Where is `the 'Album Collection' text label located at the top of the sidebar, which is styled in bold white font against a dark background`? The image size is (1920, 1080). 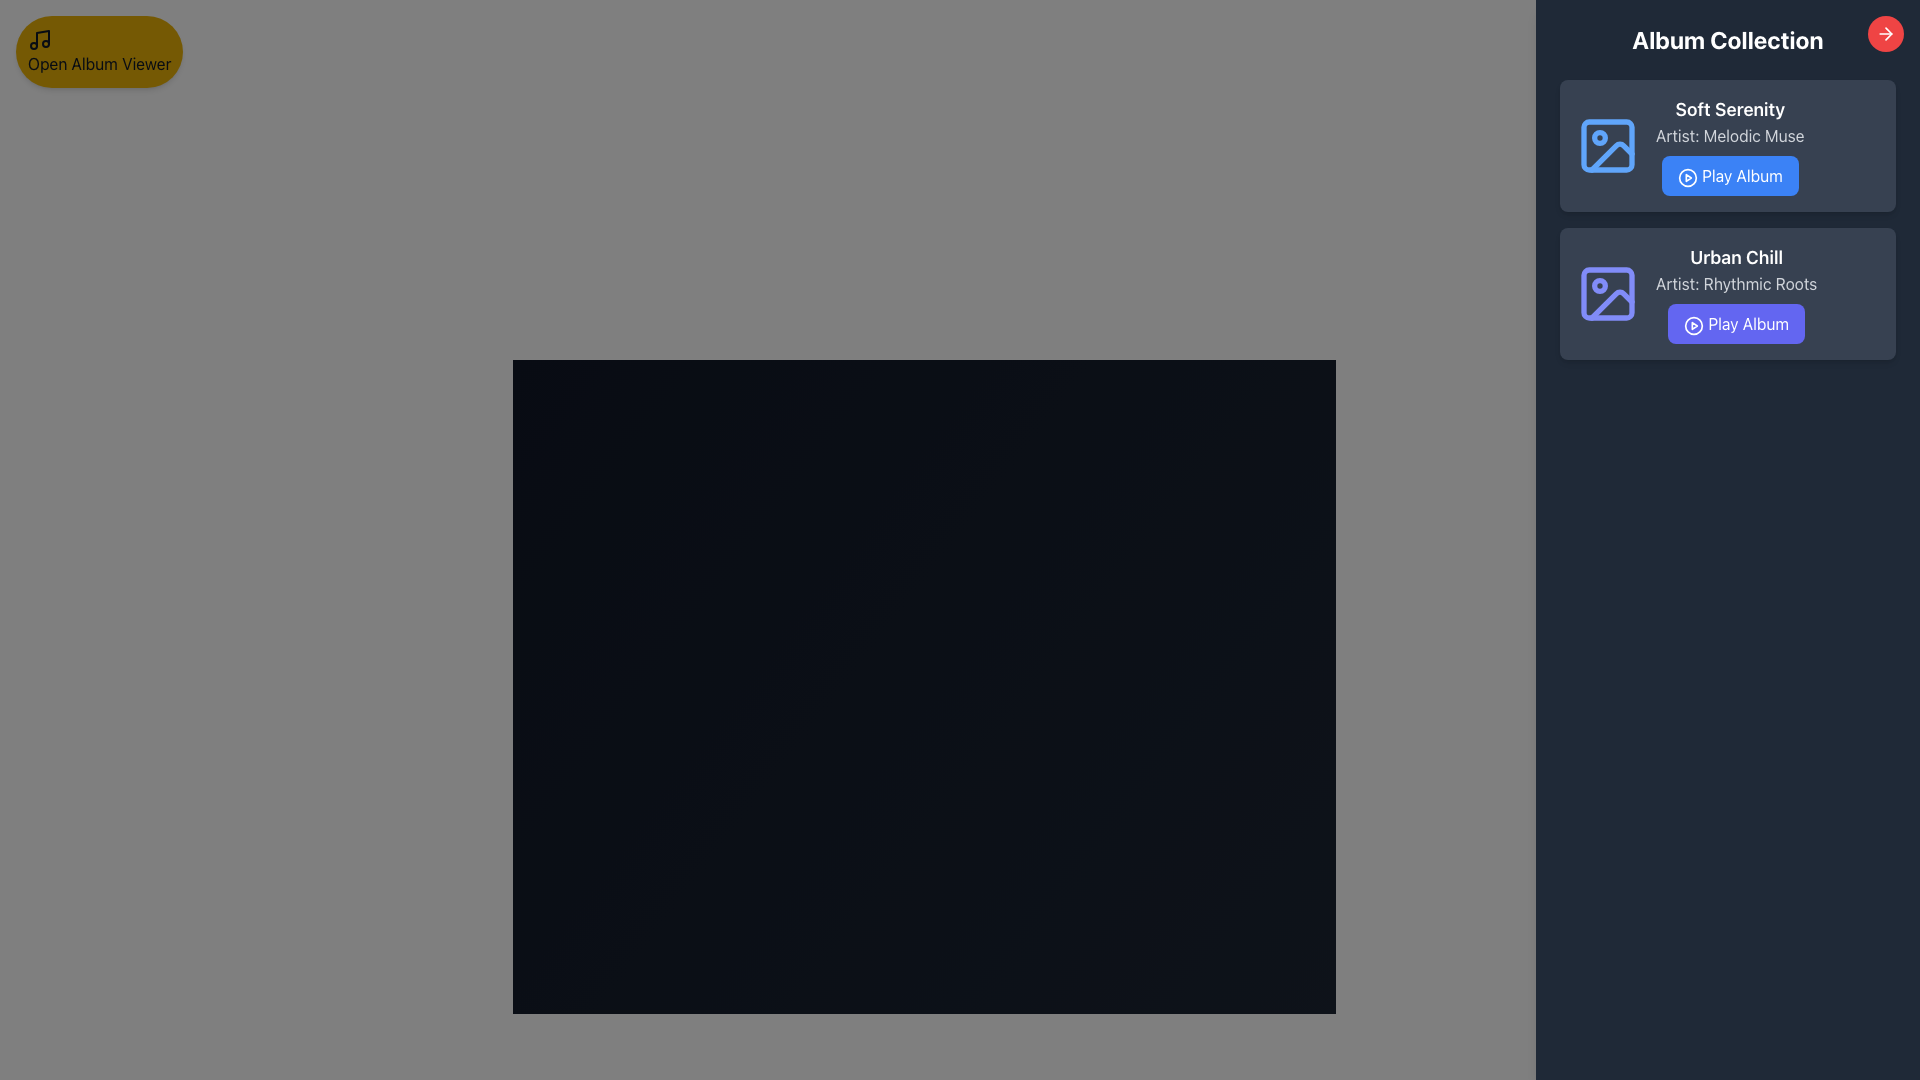
the 'Album Collection' text label located at the top of the sidebar, which is styled in bold white font against a dark background is located at coordinates (1727, 39).